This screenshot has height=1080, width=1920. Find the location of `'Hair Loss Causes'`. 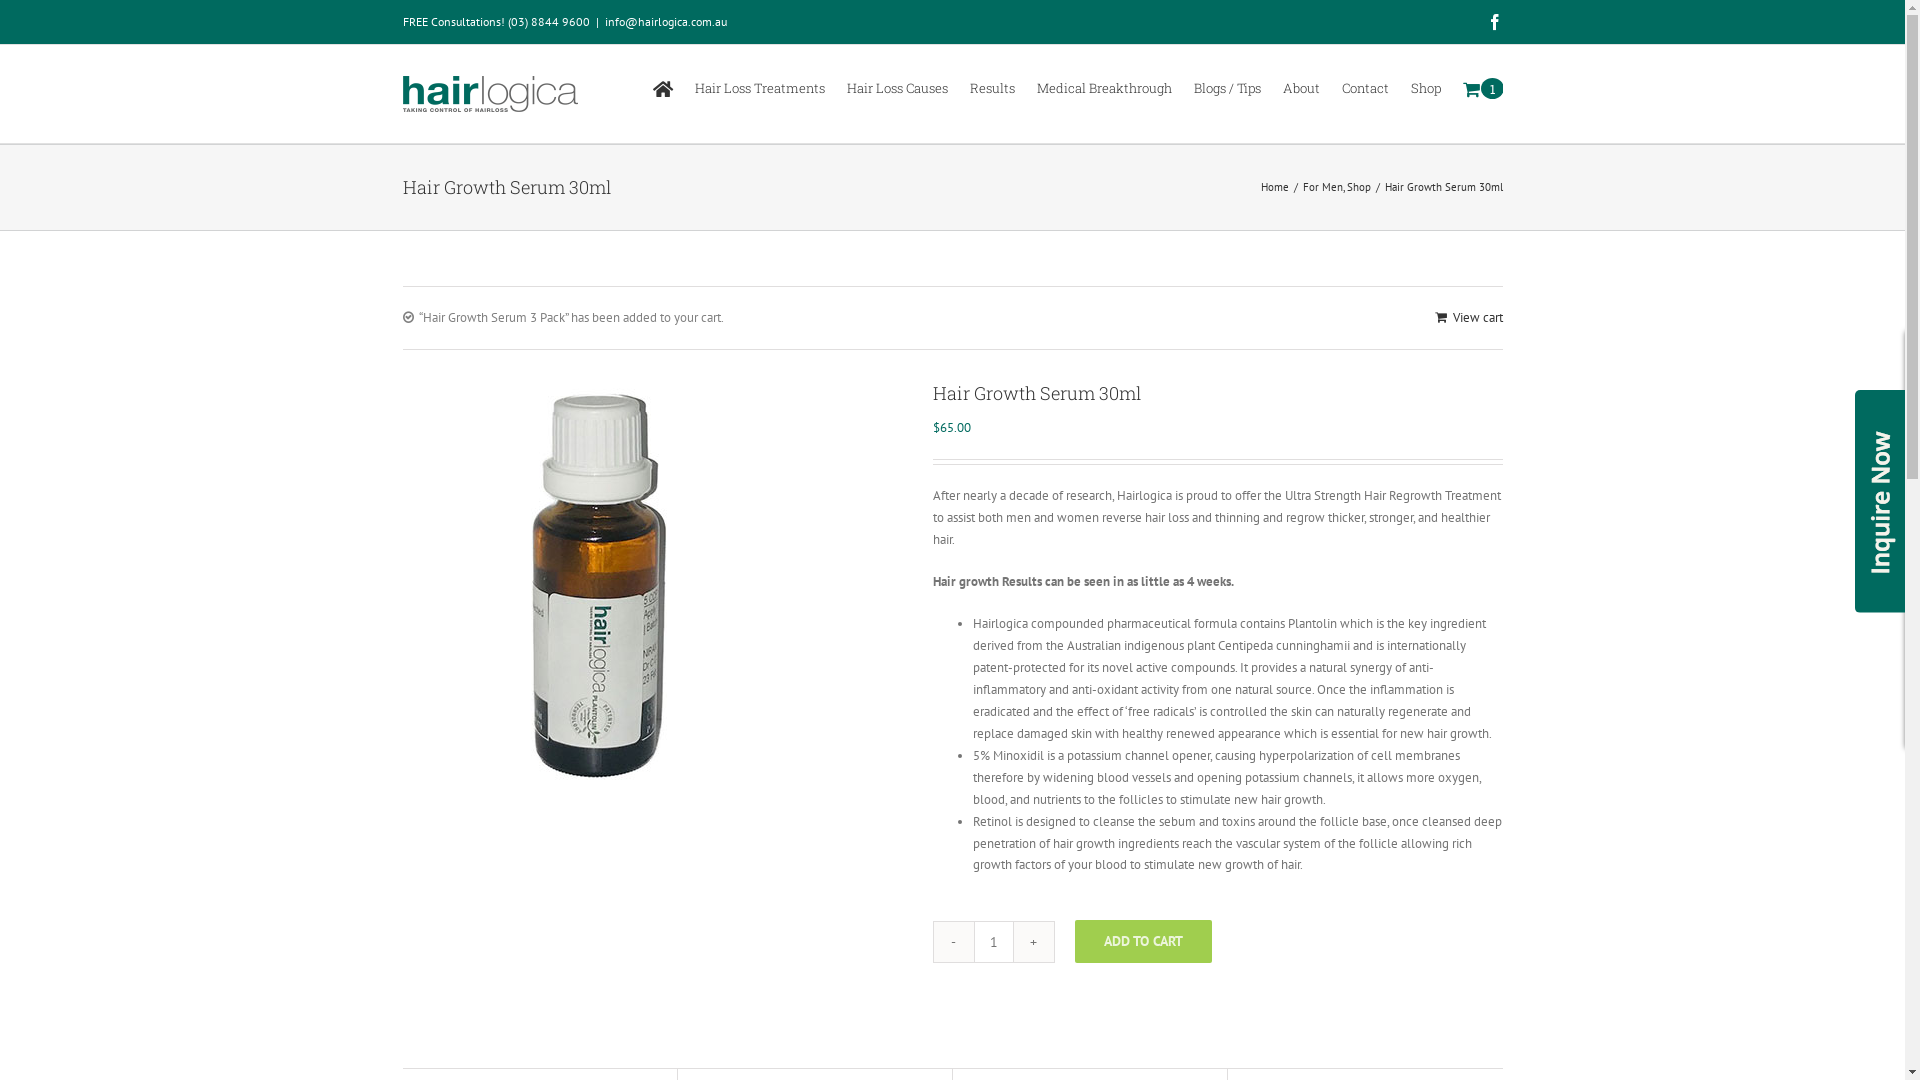

'Hair Loss Causes' is located at coordinates (895, 86).